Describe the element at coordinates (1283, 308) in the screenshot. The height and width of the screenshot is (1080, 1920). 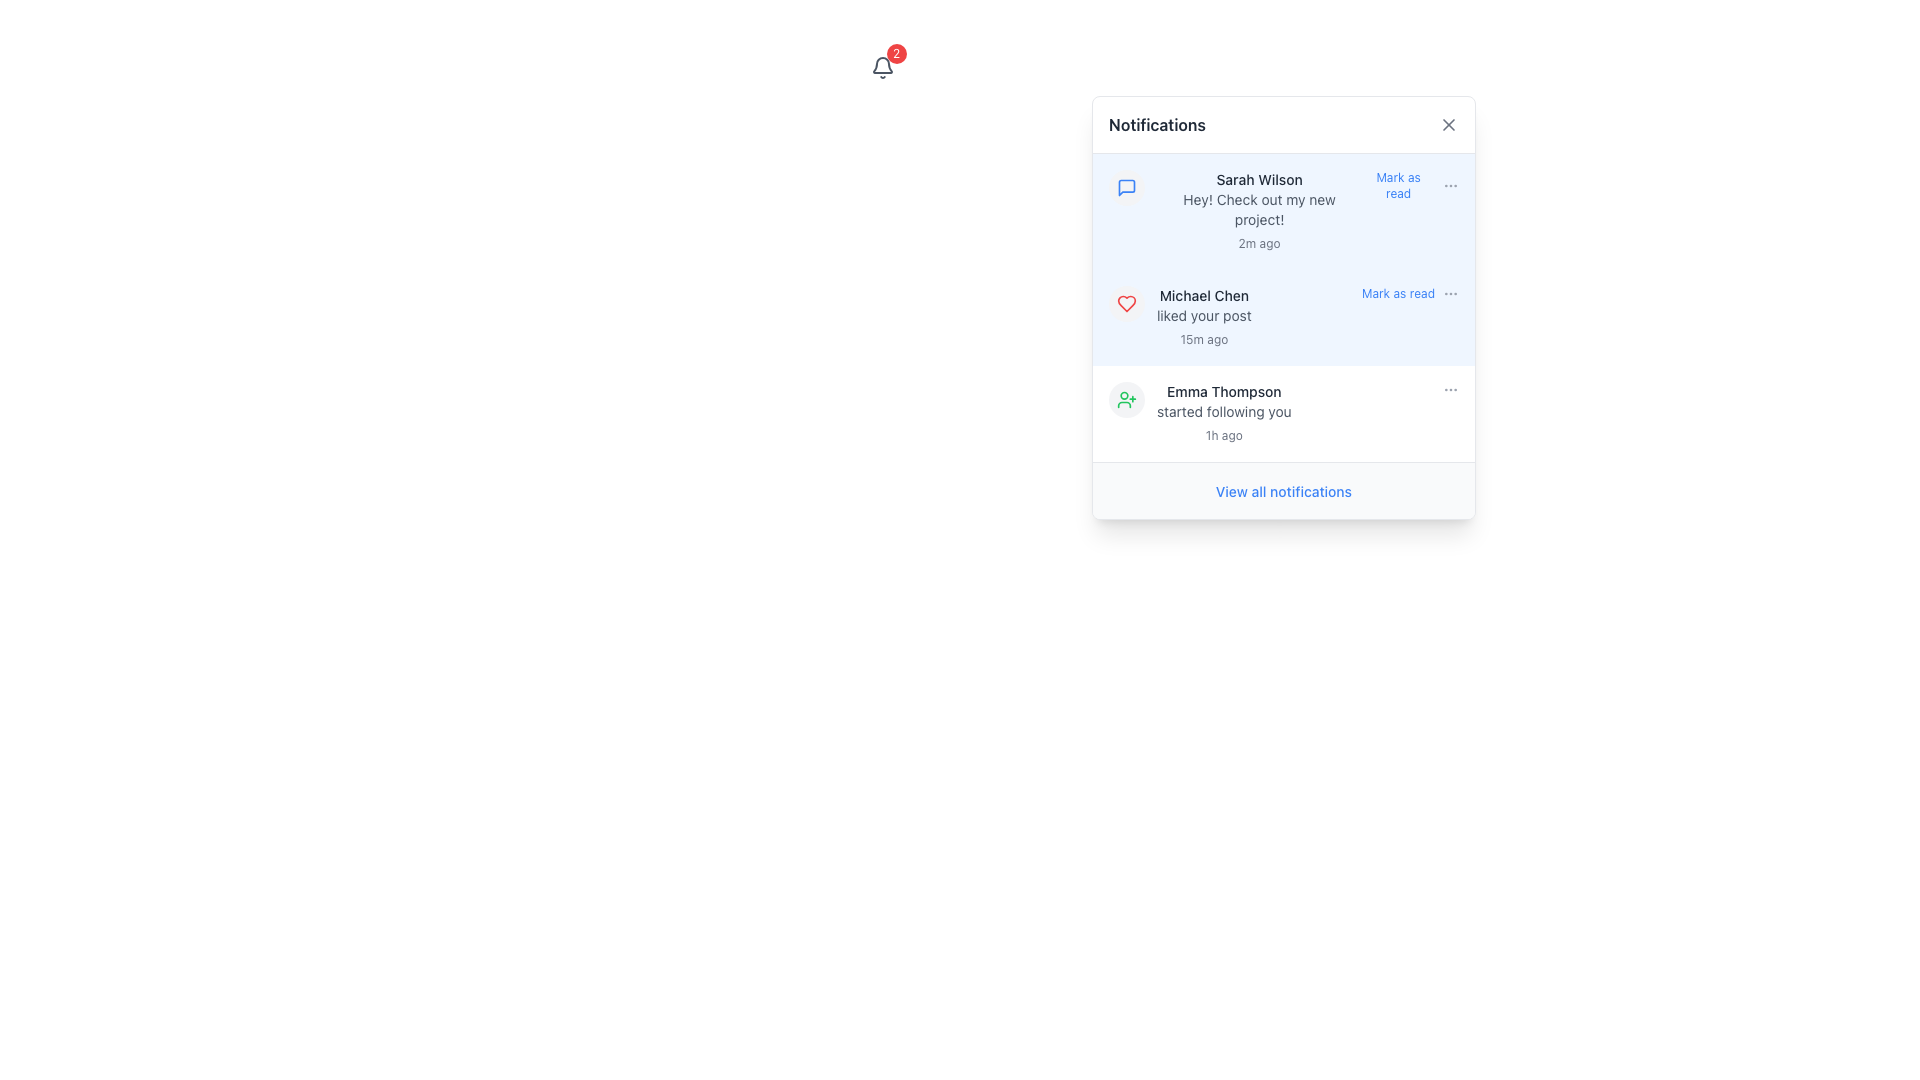
I see `the second notification item in the dropdown notifications menu` at that location.